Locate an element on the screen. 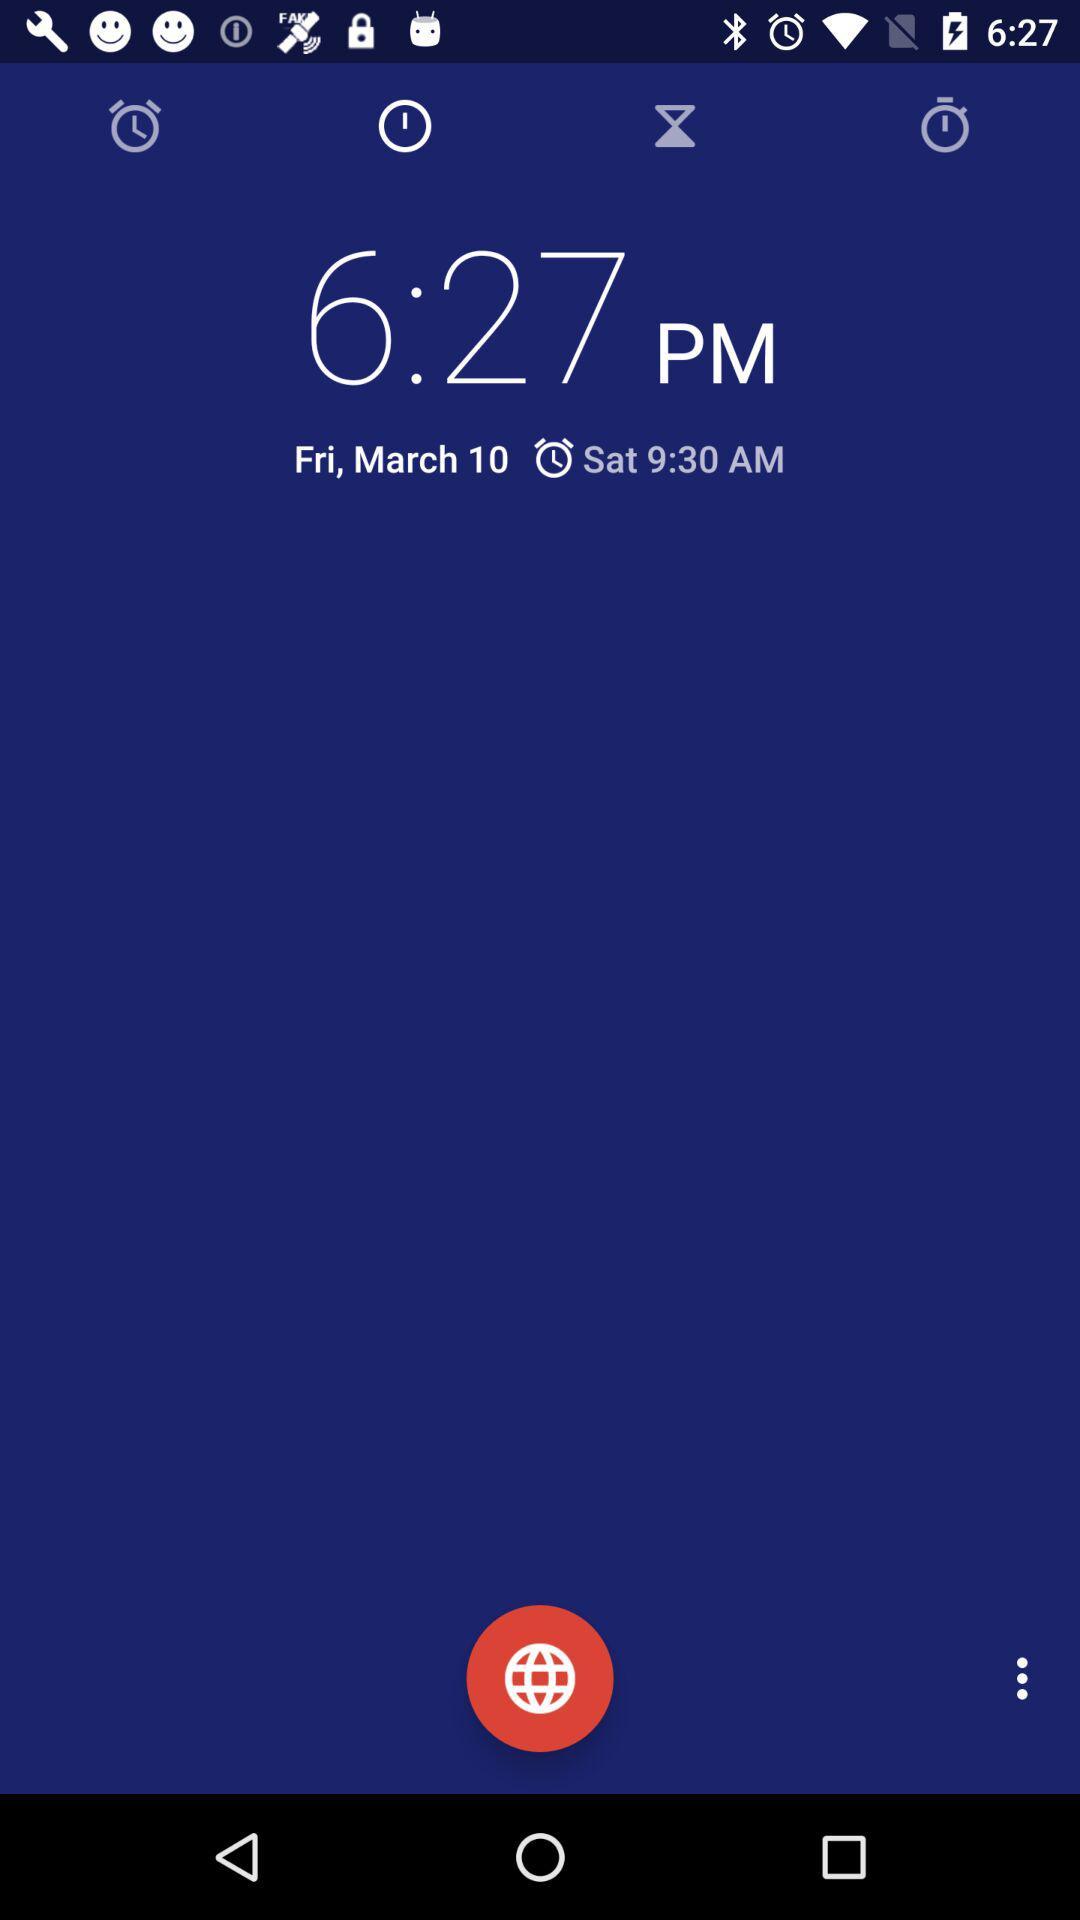 The height and width of the screenshot is (1920, 1080). sat 9 30 is located at coordinates (657, 457).